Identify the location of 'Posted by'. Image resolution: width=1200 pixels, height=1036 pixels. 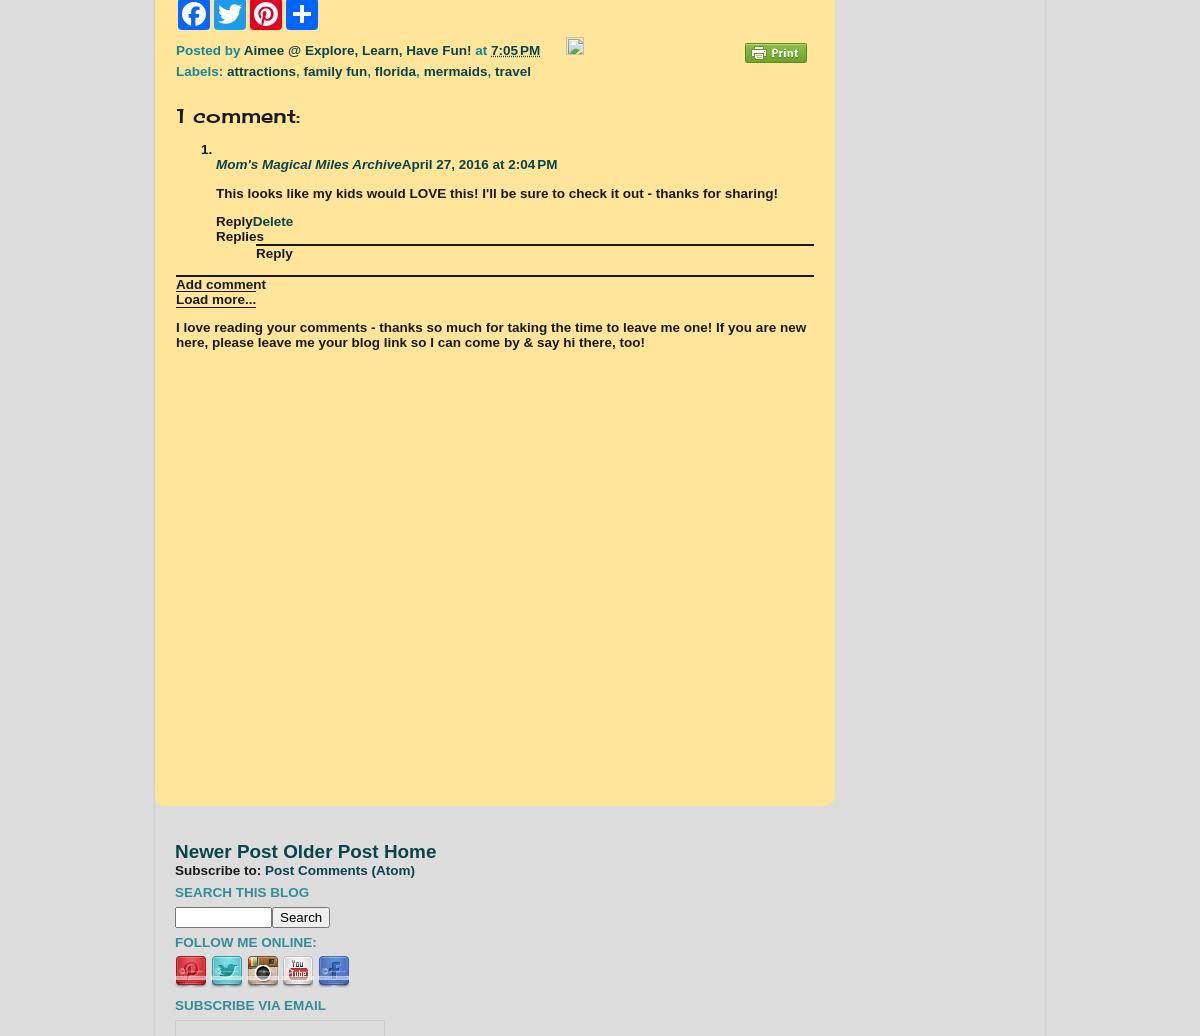
(208, 49).